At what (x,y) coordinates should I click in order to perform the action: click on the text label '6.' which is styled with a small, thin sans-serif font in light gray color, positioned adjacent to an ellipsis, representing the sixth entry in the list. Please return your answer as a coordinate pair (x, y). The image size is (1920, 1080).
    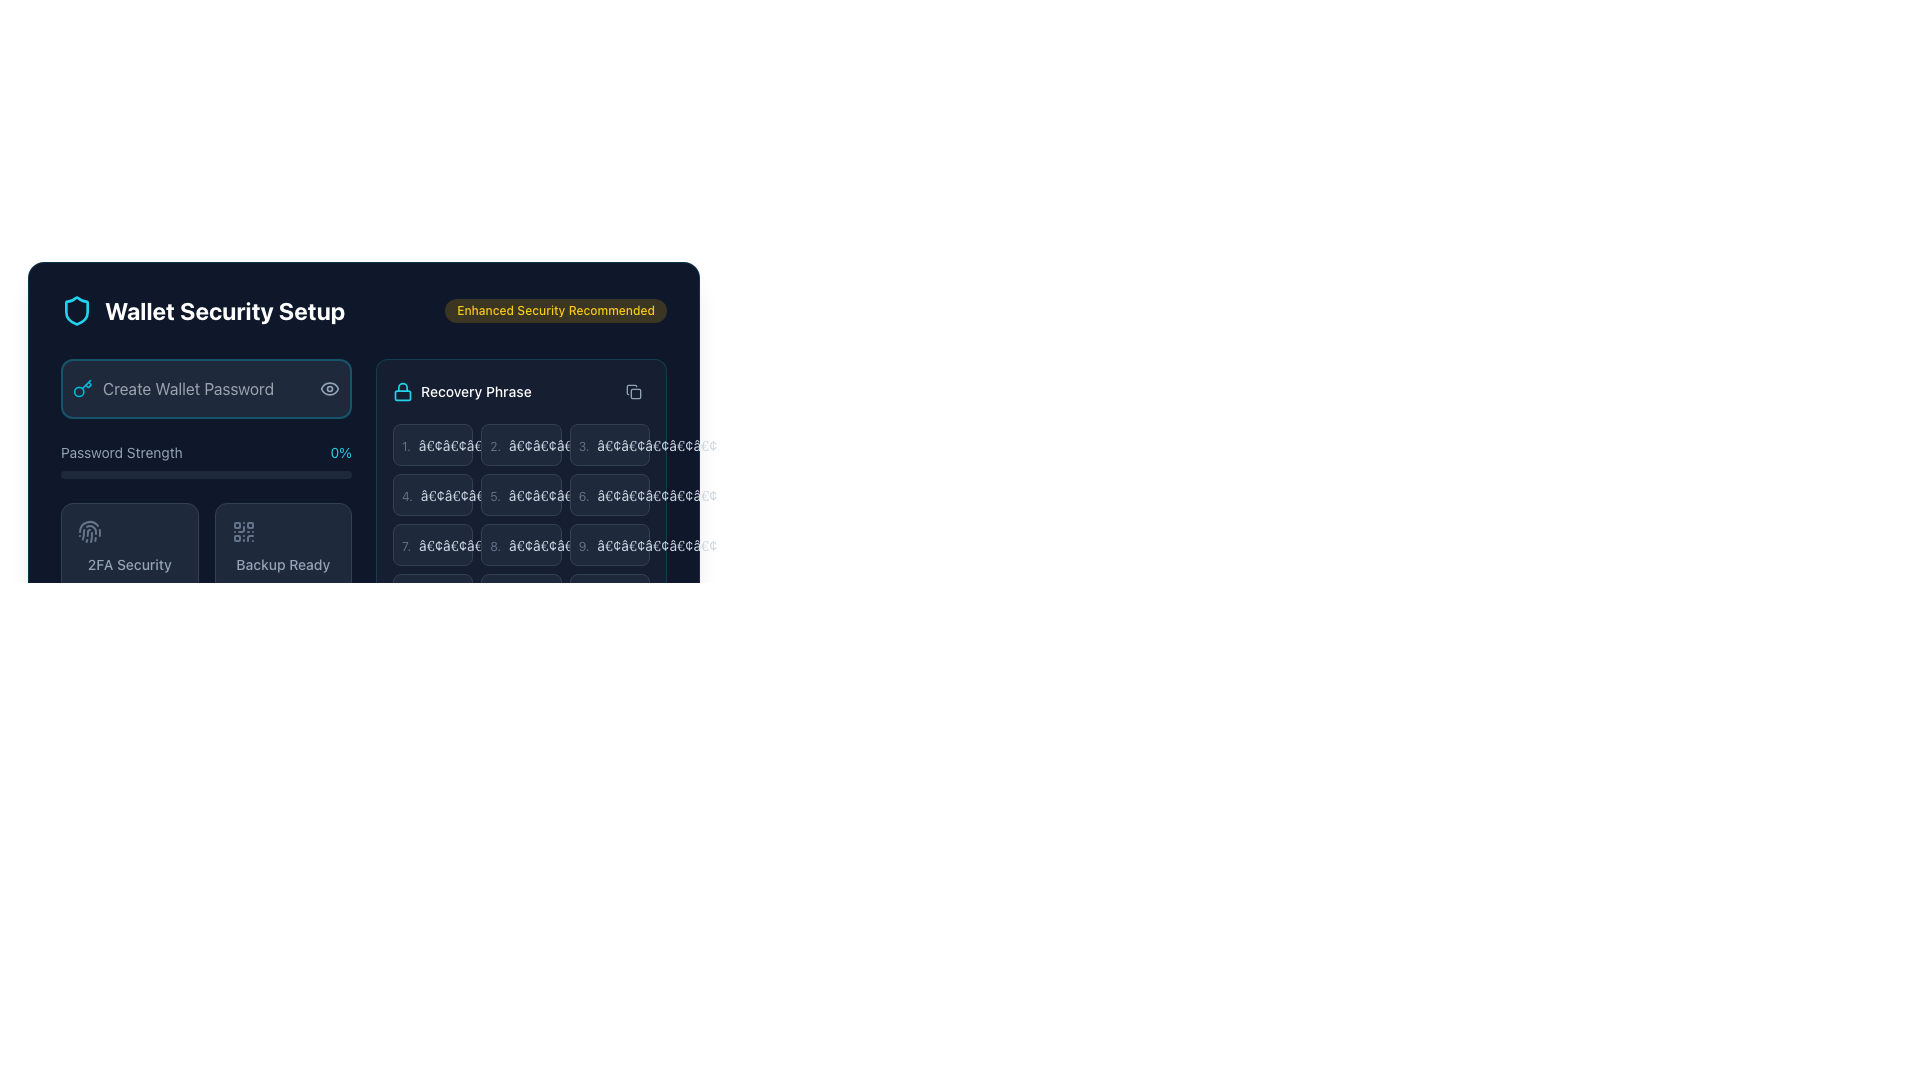
    Looking at the image, I should click on (583, 495).